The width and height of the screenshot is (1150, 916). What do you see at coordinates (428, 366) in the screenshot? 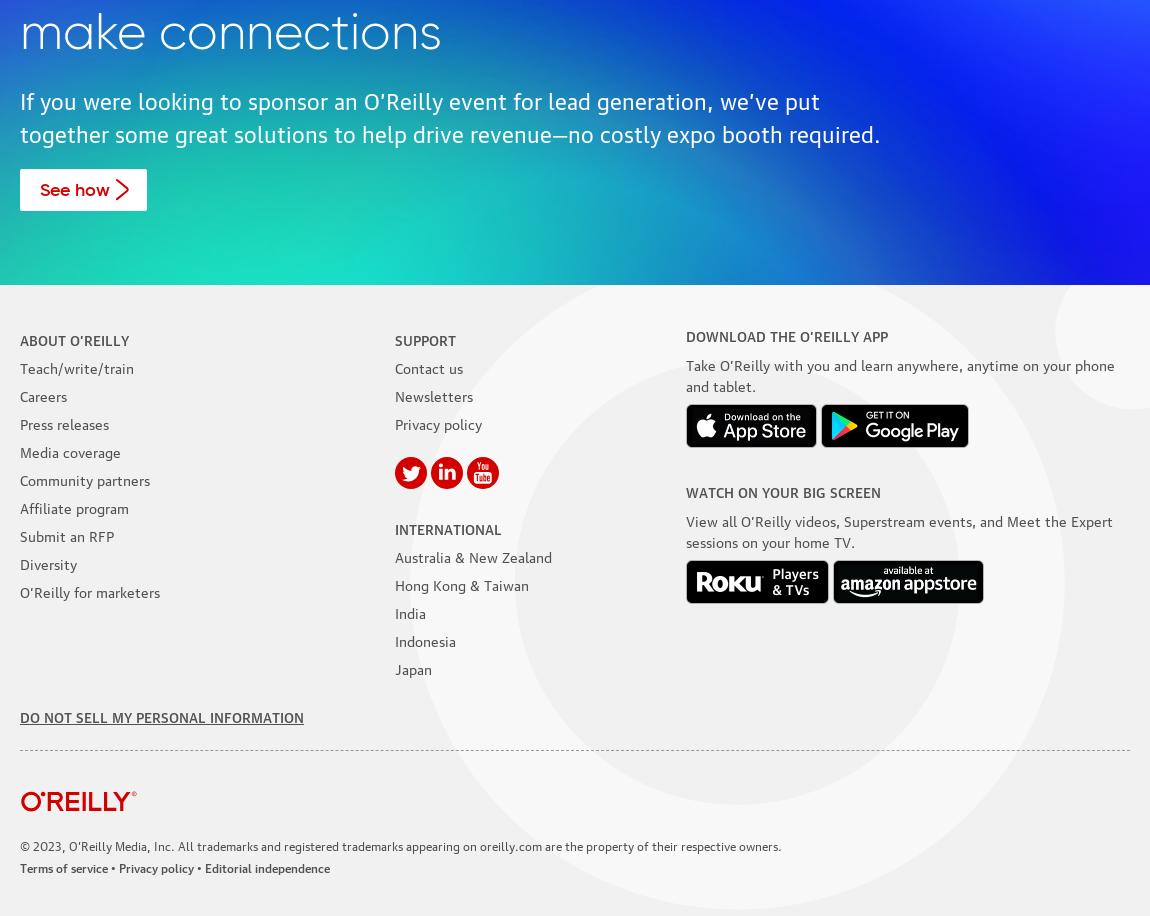
I see `'Contact us'` at bounding box center [428, 366].